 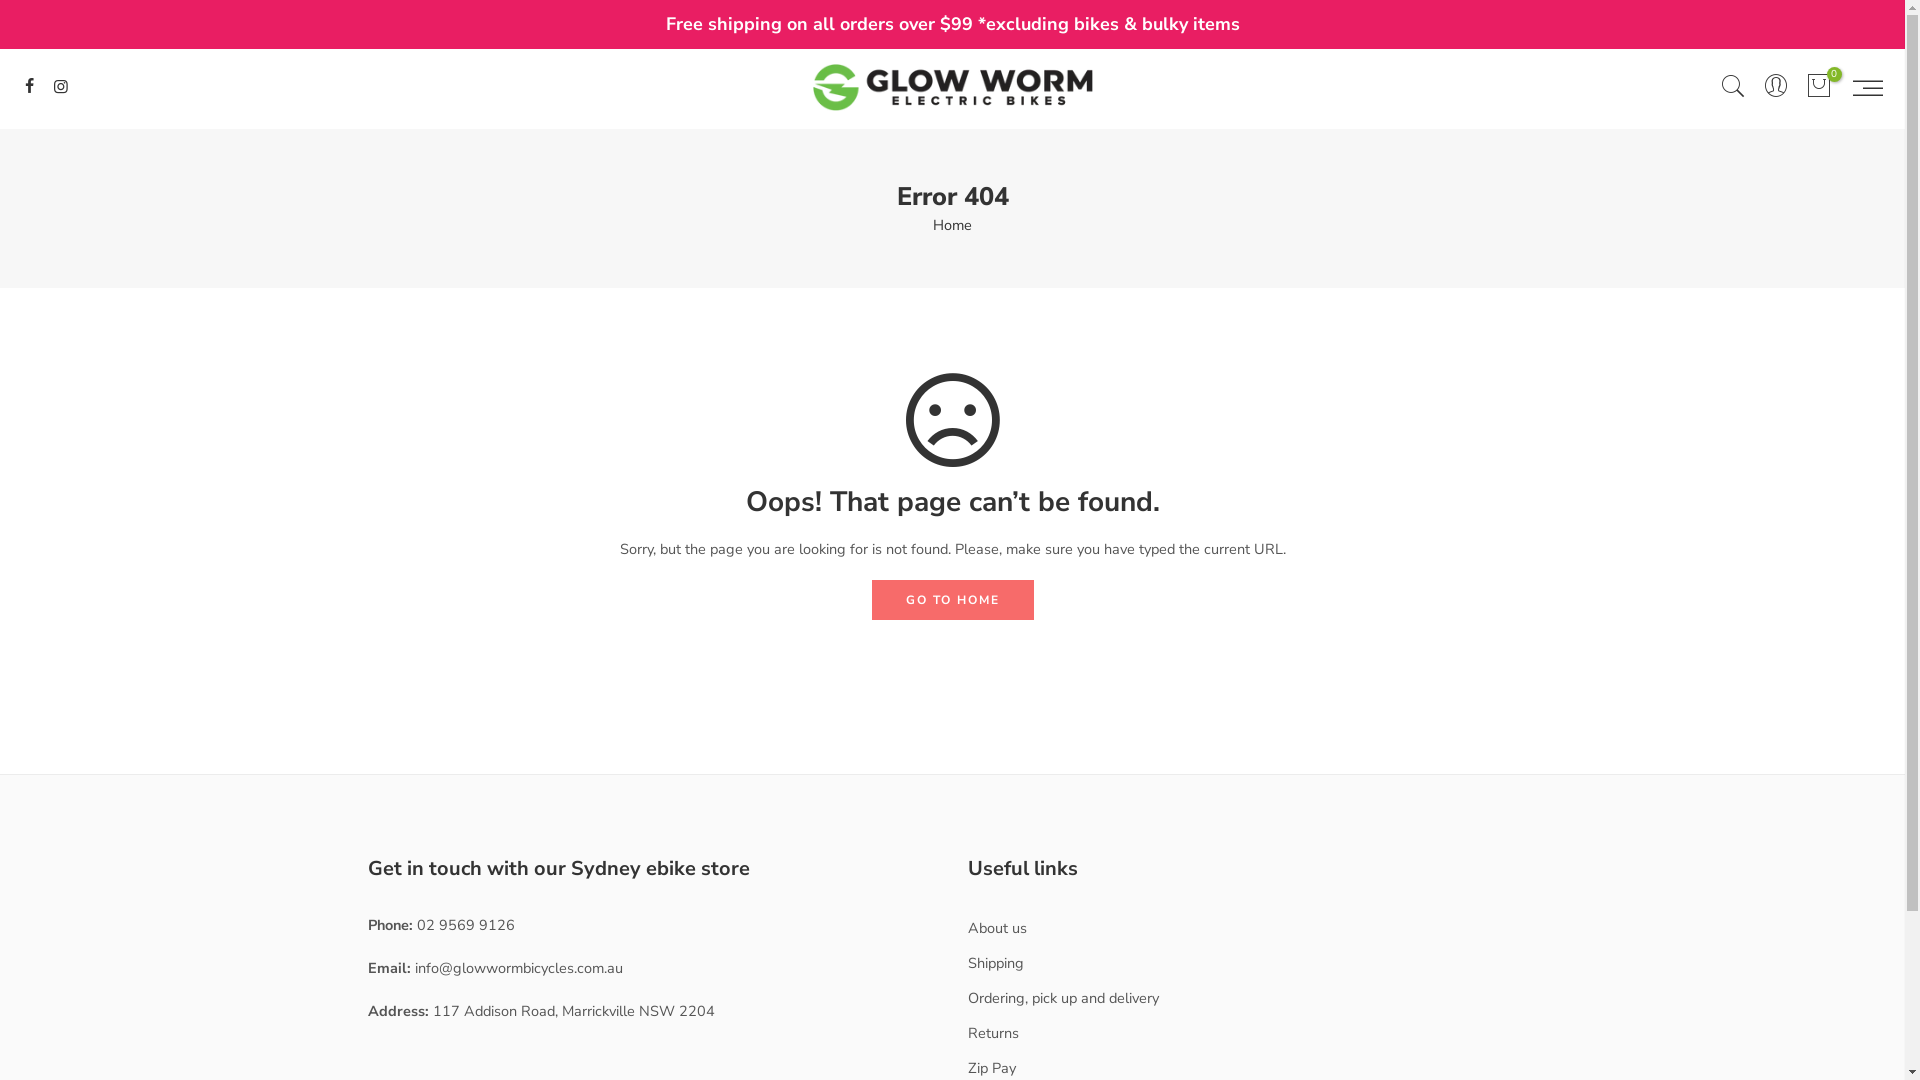 What do you see at coordinates (996, 962) in the screenshot?
I see `'Shipping'` at bounding box center [996, 962].